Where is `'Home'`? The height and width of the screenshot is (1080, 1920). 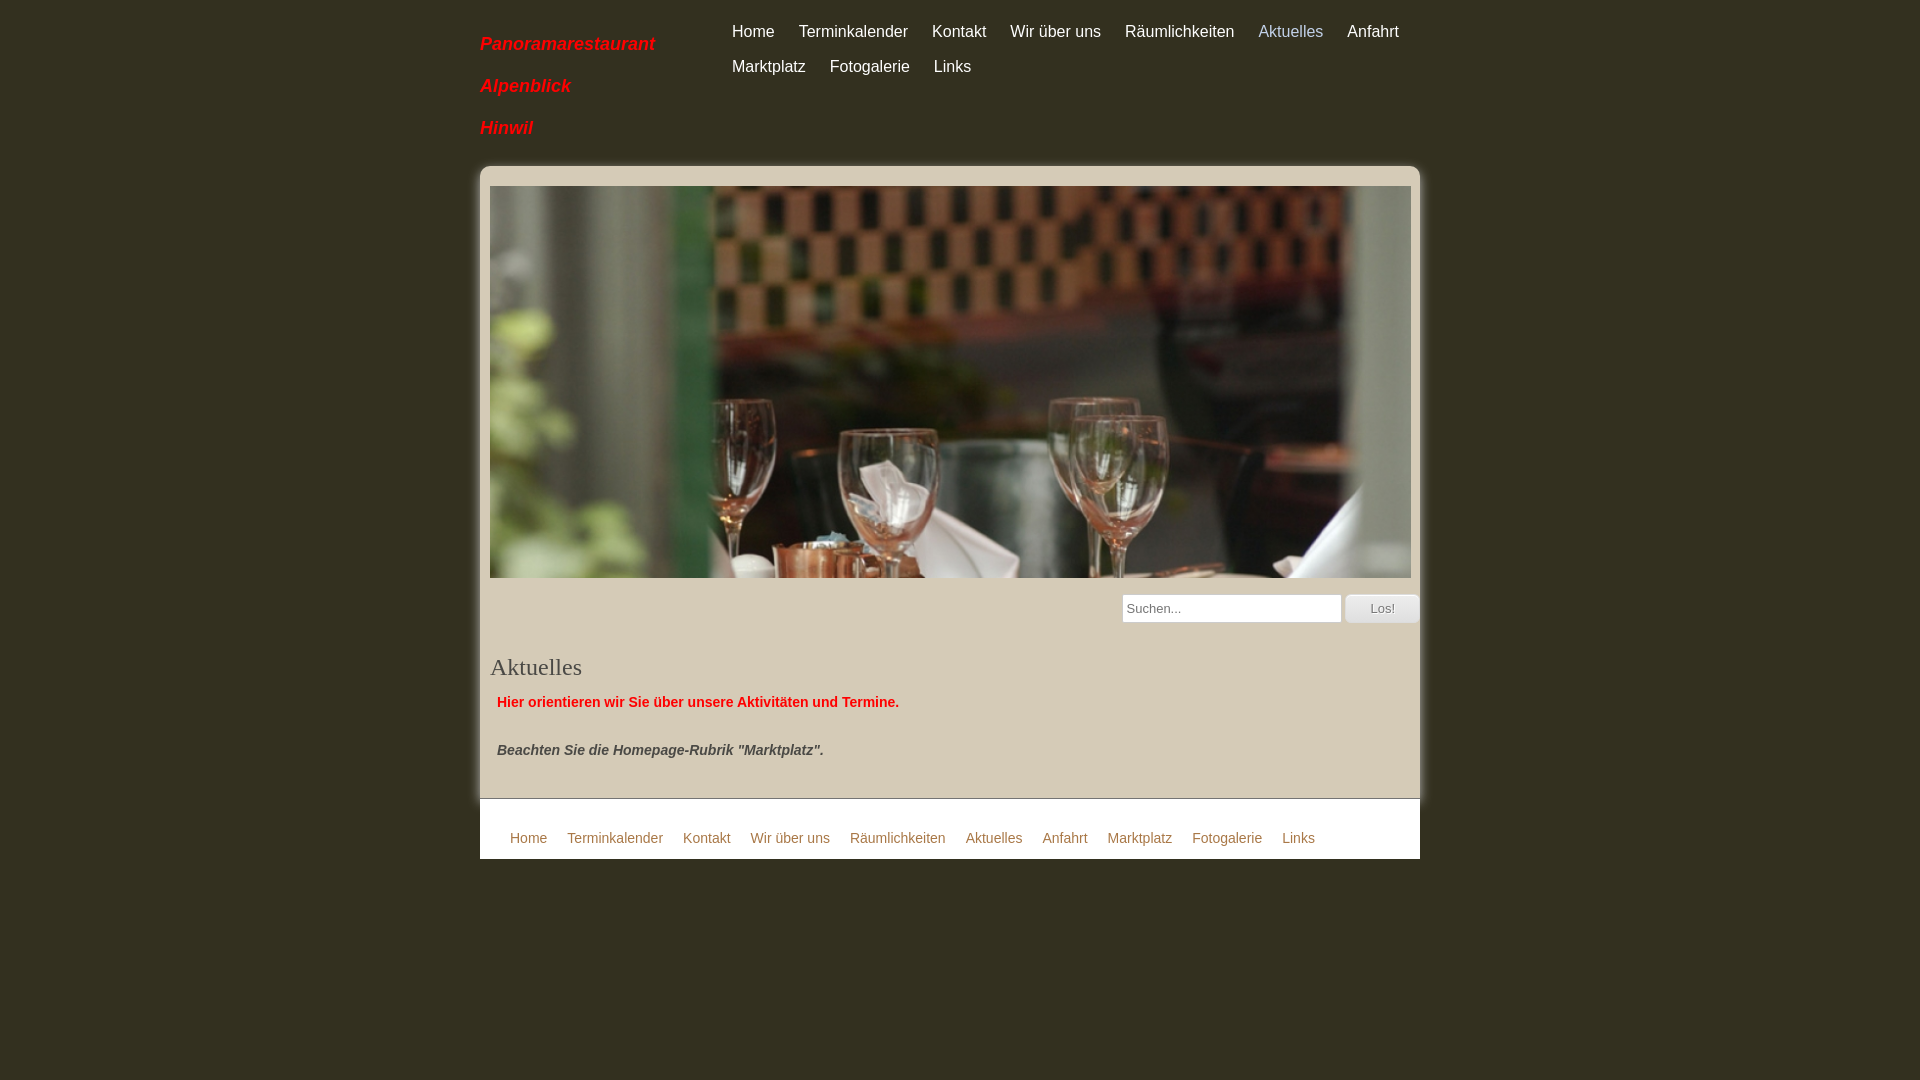 'Home' is located at coordinates (752, 31).